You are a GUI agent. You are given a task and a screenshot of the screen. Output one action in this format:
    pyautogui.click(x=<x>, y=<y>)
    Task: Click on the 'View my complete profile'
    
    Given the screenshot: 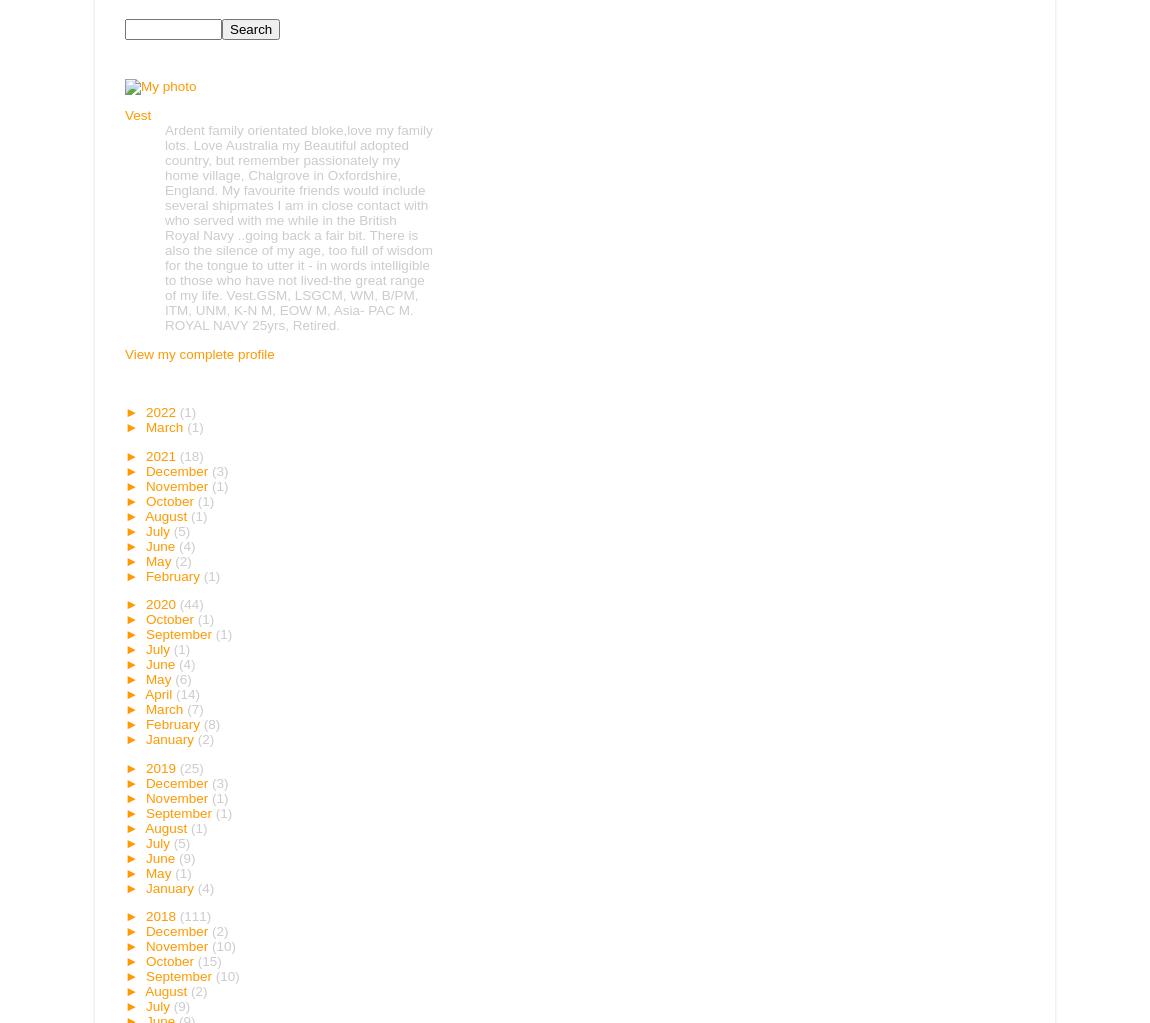 What is the action you would take?
    pyautogui.click(x=198, y=353)
    